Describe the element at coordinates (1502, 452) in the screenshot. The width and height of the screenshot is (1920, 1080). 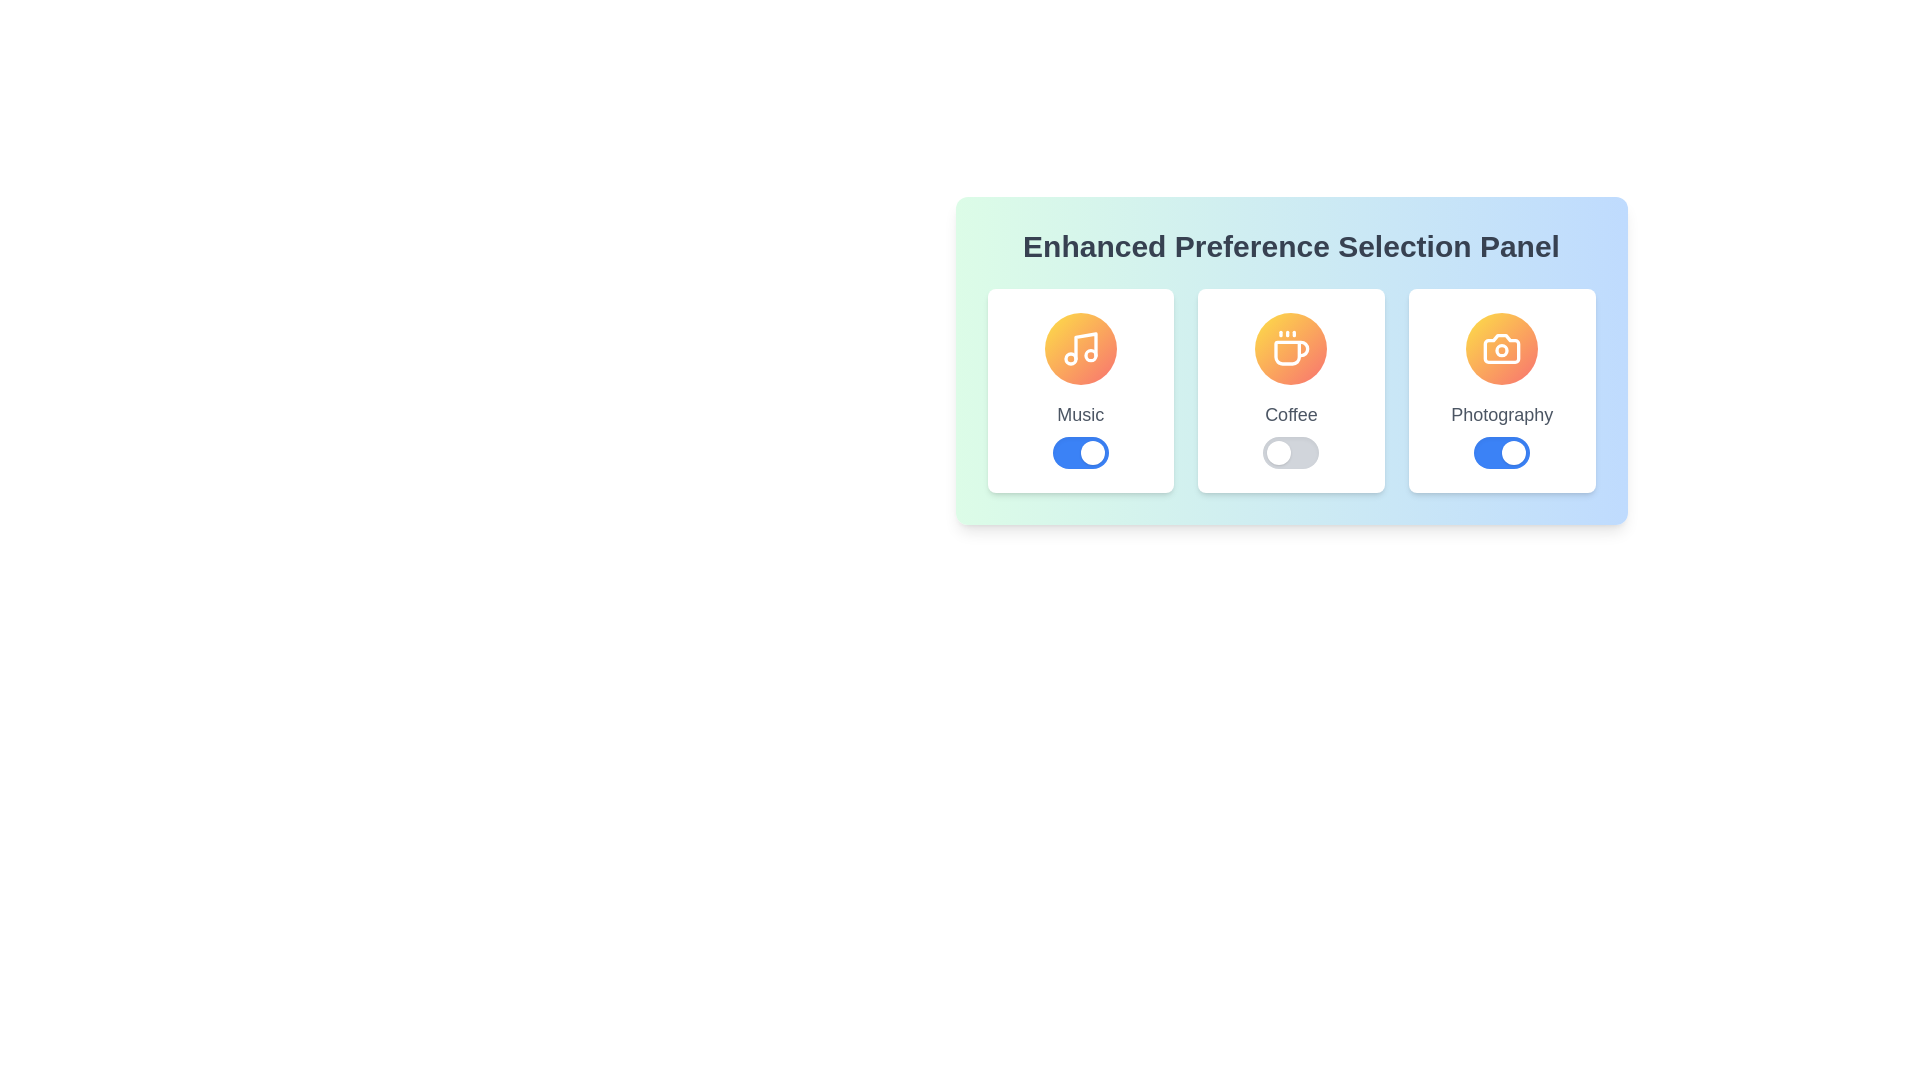
I see `the switch button for Photography to toggle its state` at that location.